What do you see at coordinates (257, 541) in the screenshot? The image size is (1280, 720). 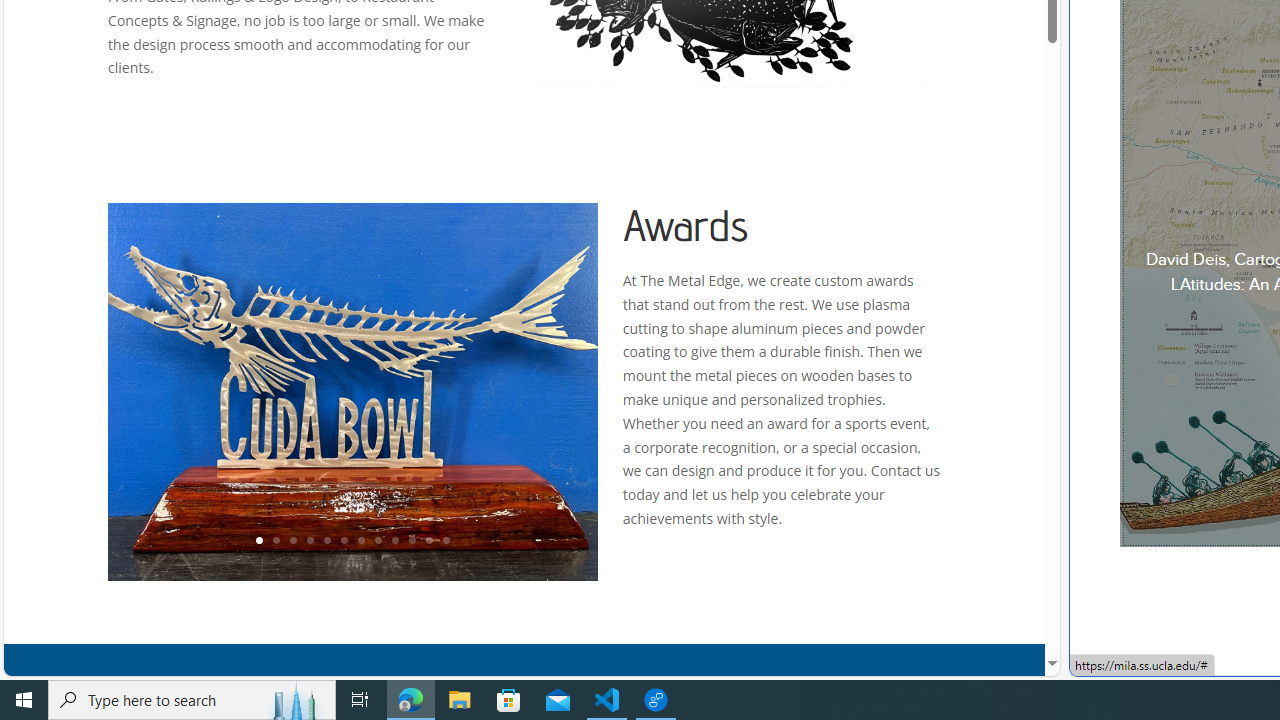 I see `'1'` at bounding box center [257, 541].